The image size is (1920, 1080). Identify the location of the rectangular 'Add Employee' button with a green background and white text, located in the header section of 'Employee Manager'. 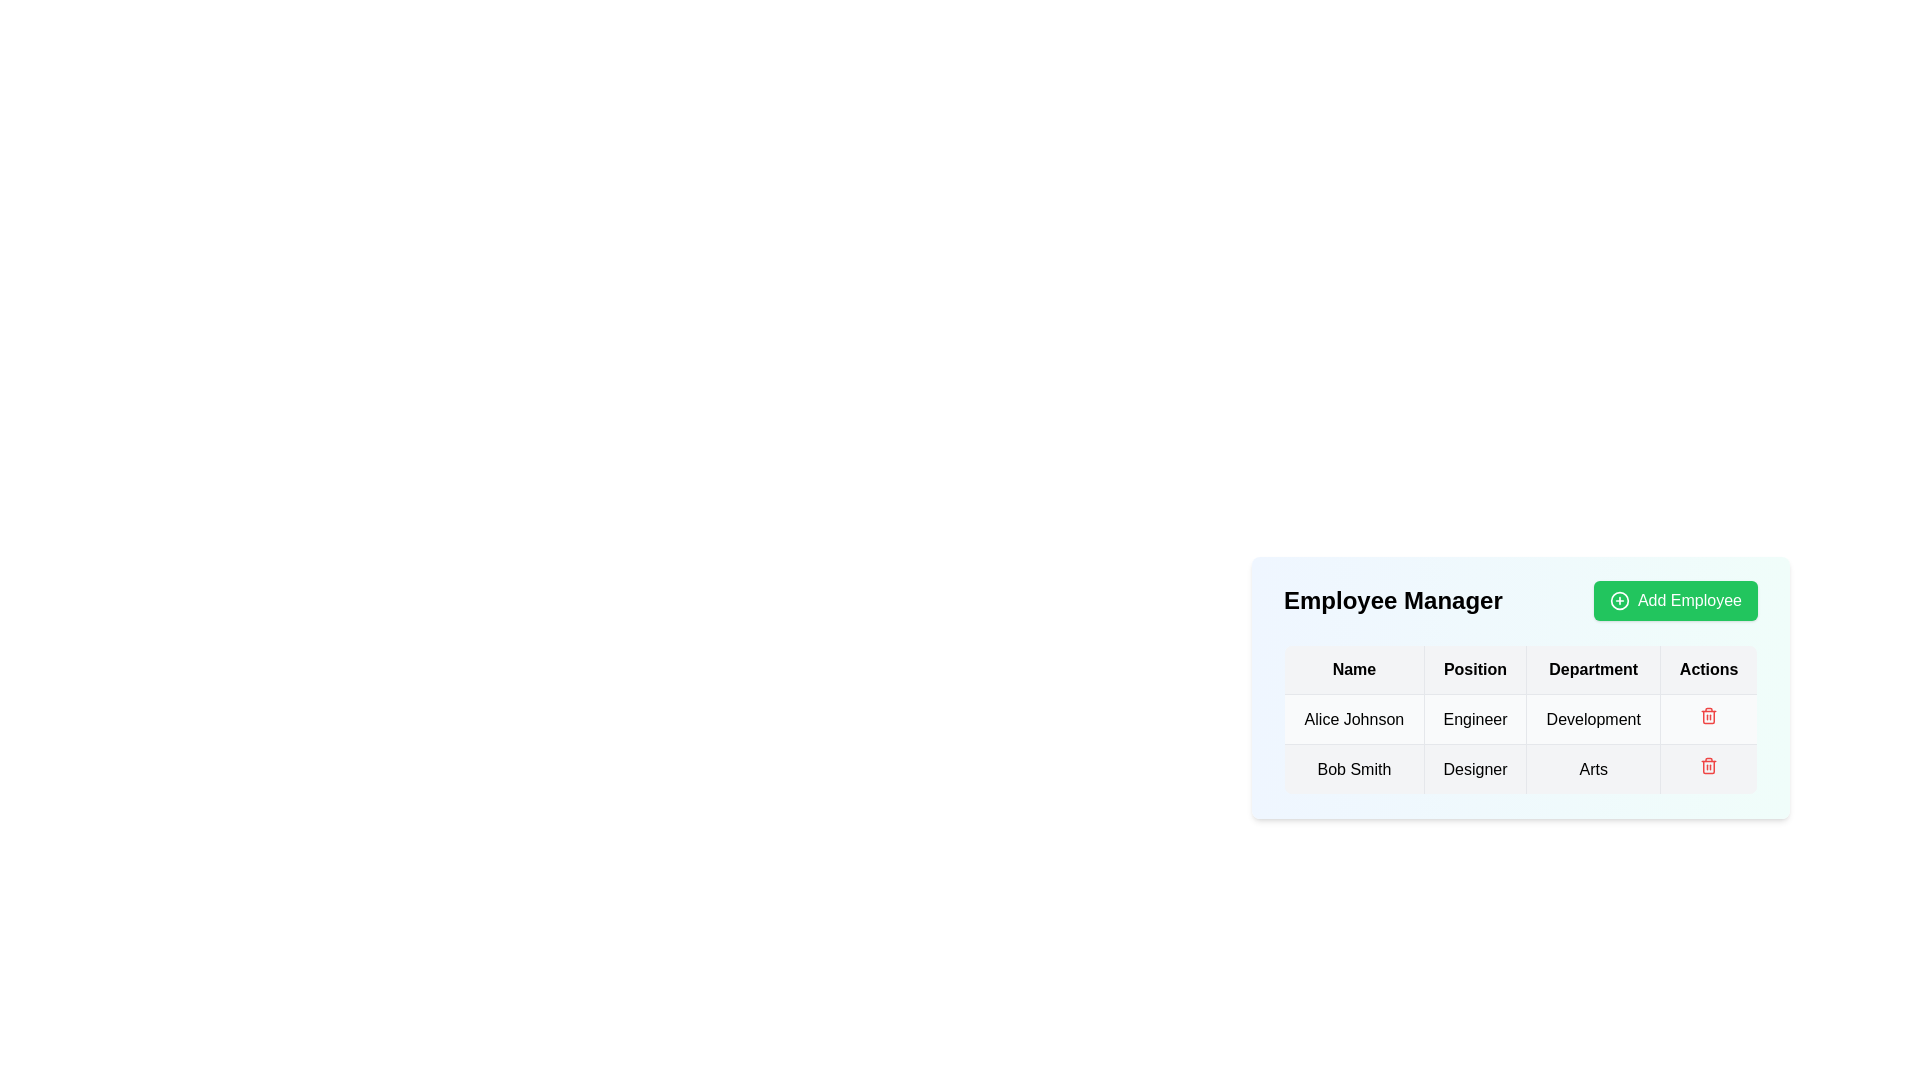
(1675, 600).